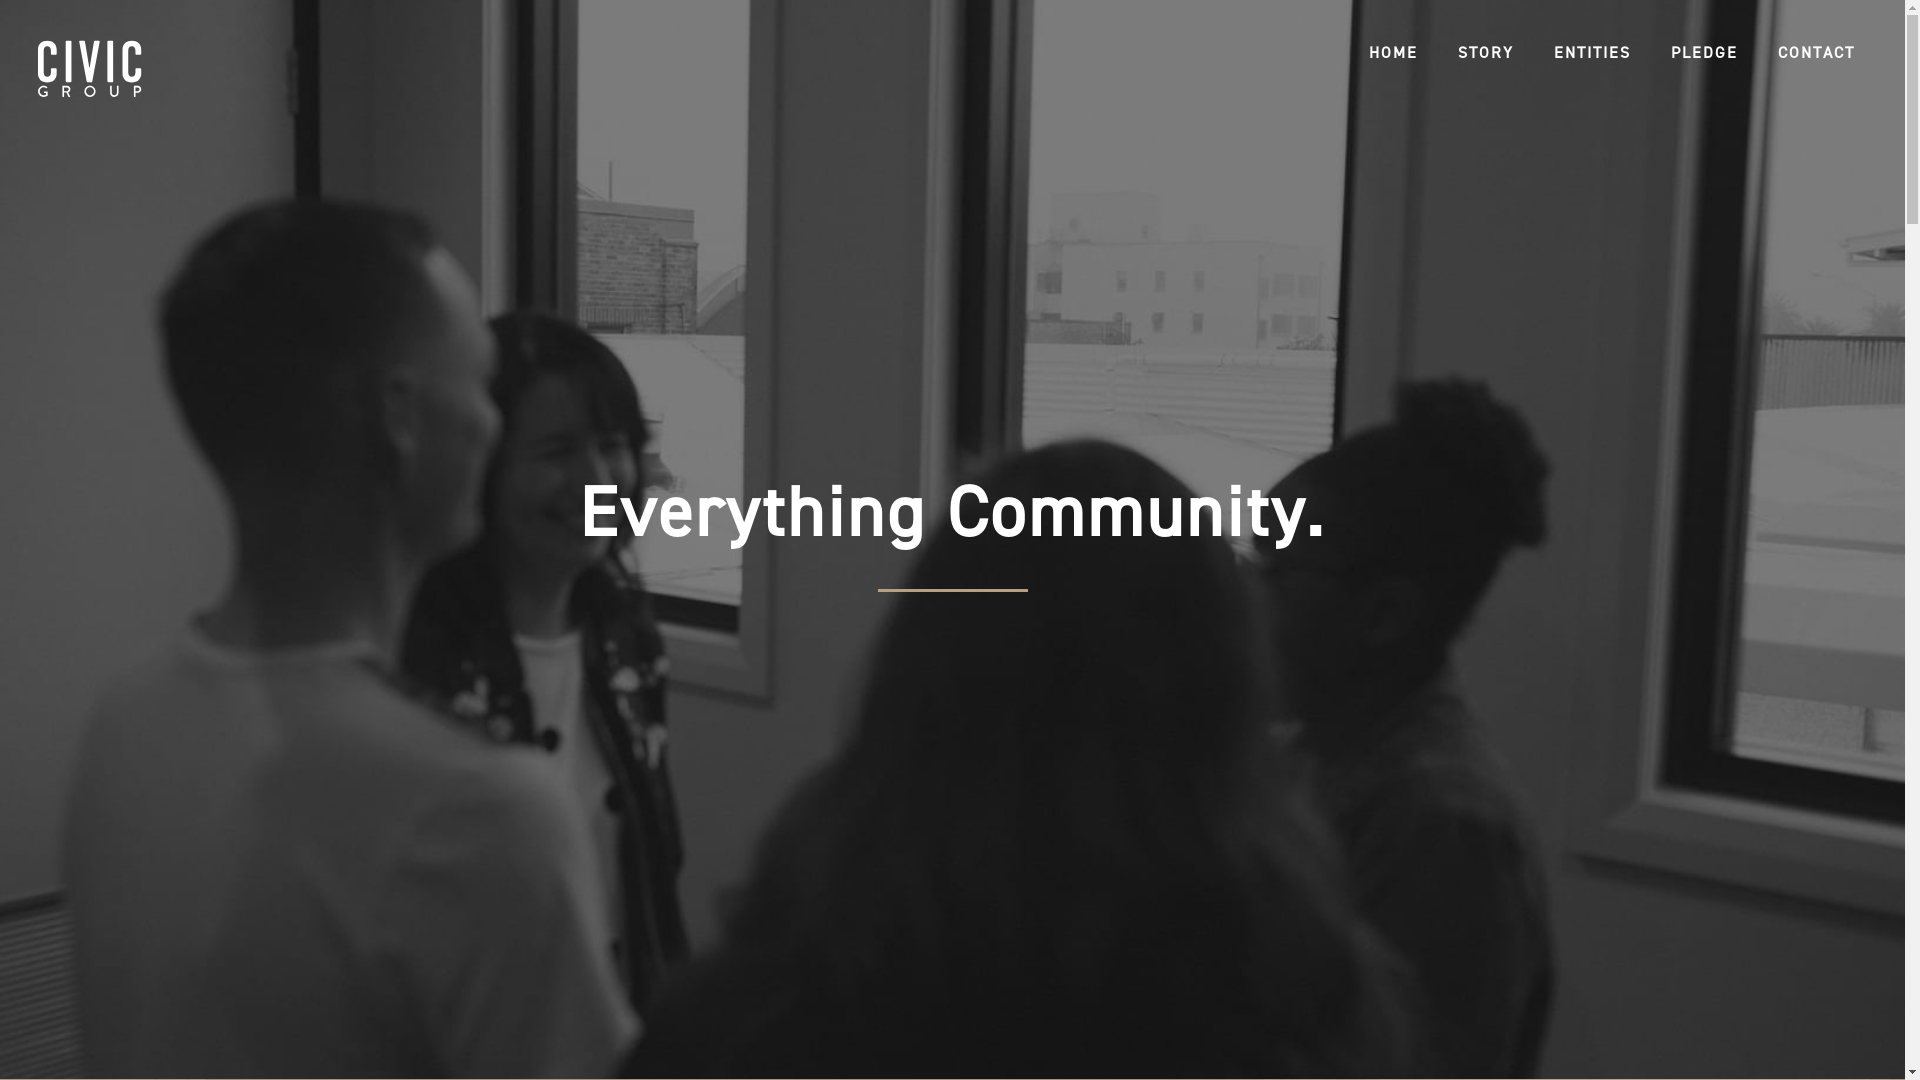 The width and height of the screenshot is (1920, 1080). Describe the element at coordinates (1591, 52) in the screenshot. I see `'ENTITIES'` at that location.